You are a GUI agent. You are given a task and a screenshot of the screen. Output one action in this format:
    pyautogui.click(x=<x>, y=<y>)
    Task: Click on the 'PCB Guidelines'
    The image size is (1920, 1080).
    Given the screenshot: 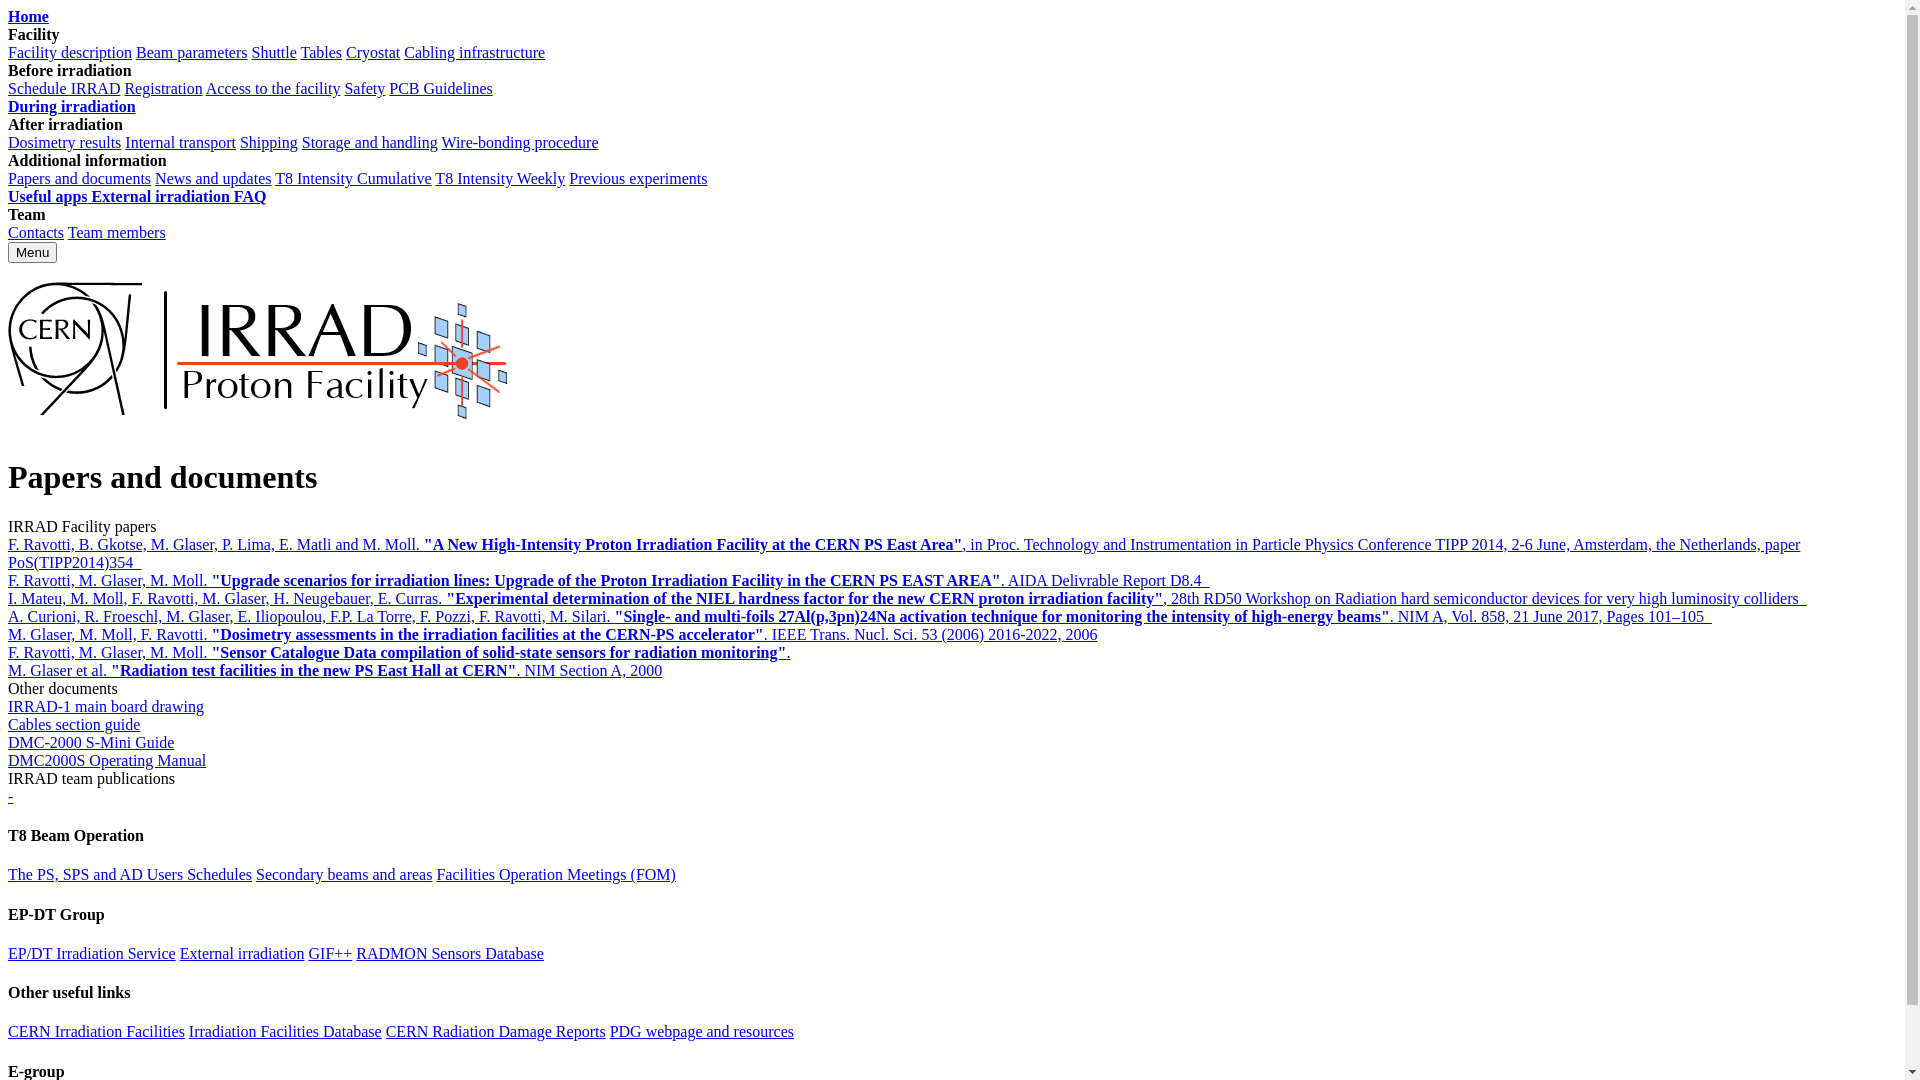 What is the action you would take?
    pyautogui.click(x=388, y=87)
    